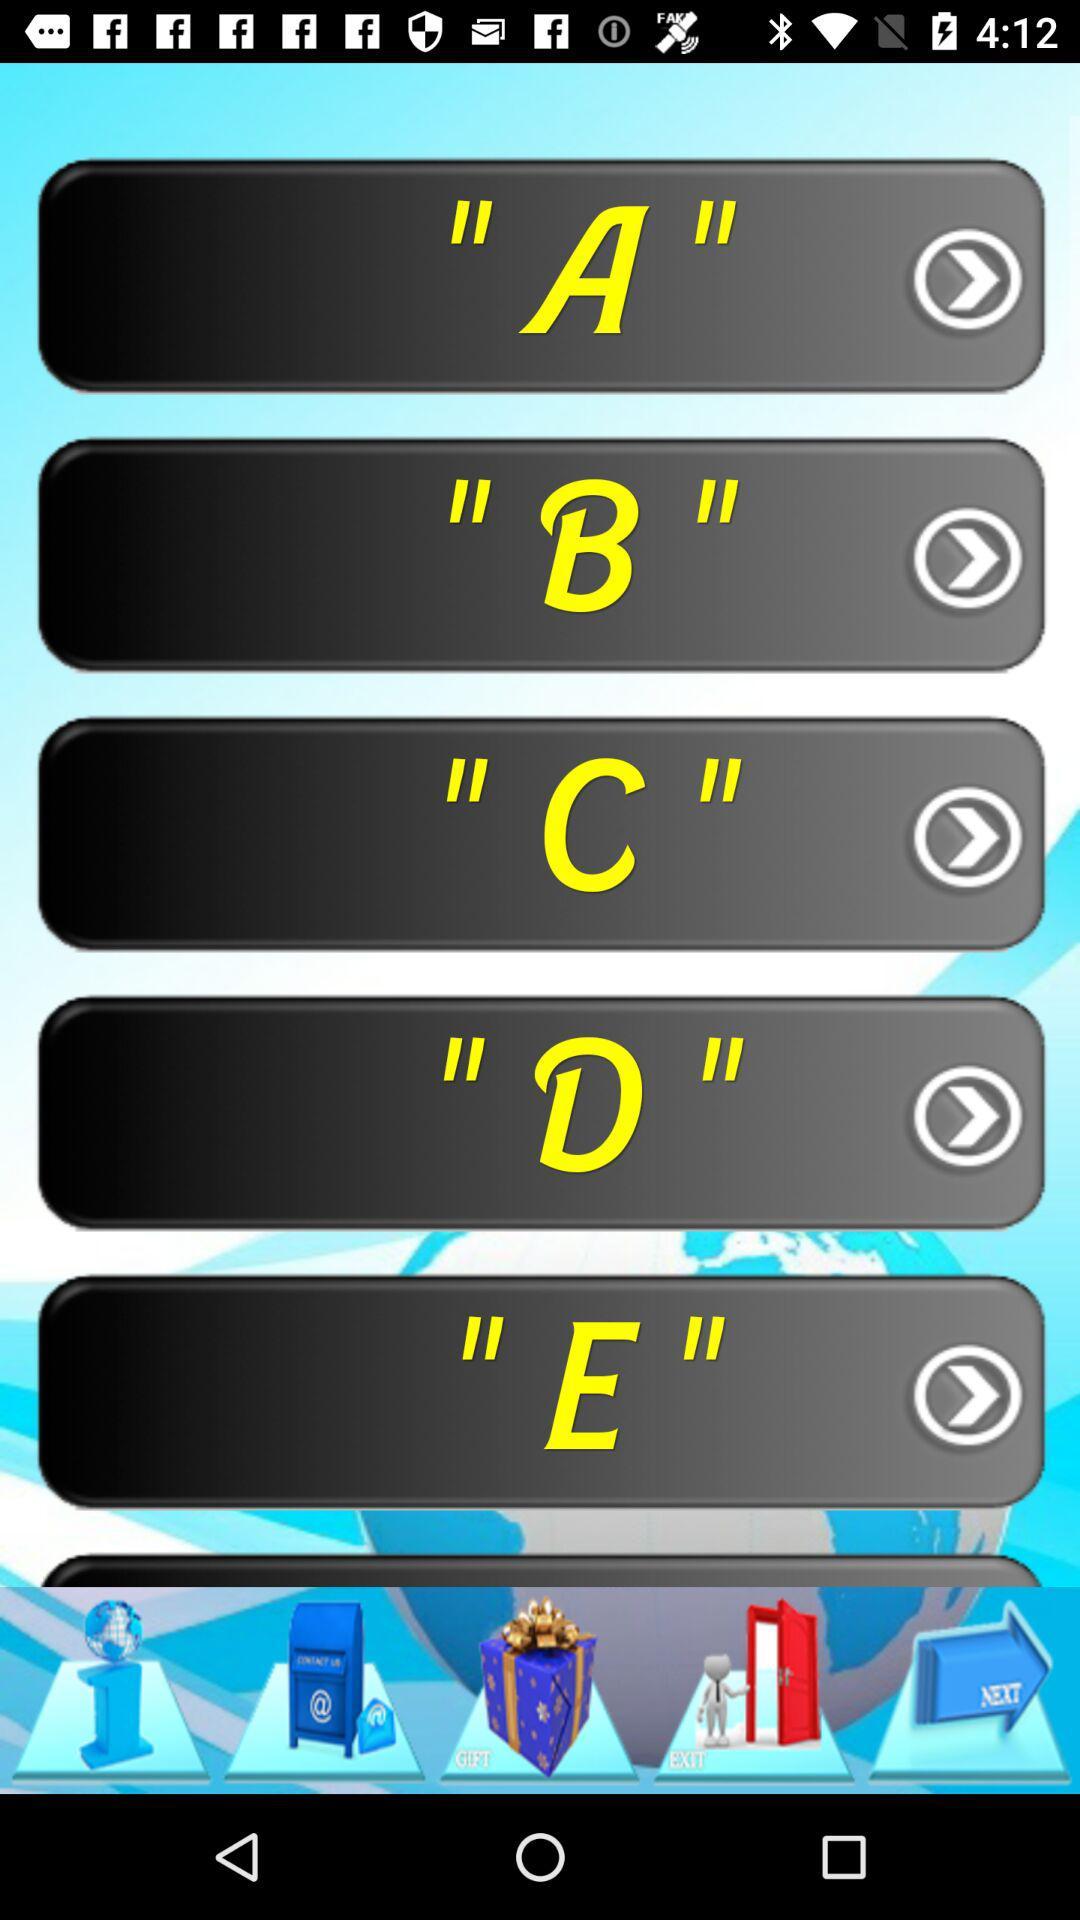 This screenshot has width=1080, height=1920. What do you see at coordinates (540, 832) in the screenshot?
I see `the   " c " button` at bounding box center [540, 832].